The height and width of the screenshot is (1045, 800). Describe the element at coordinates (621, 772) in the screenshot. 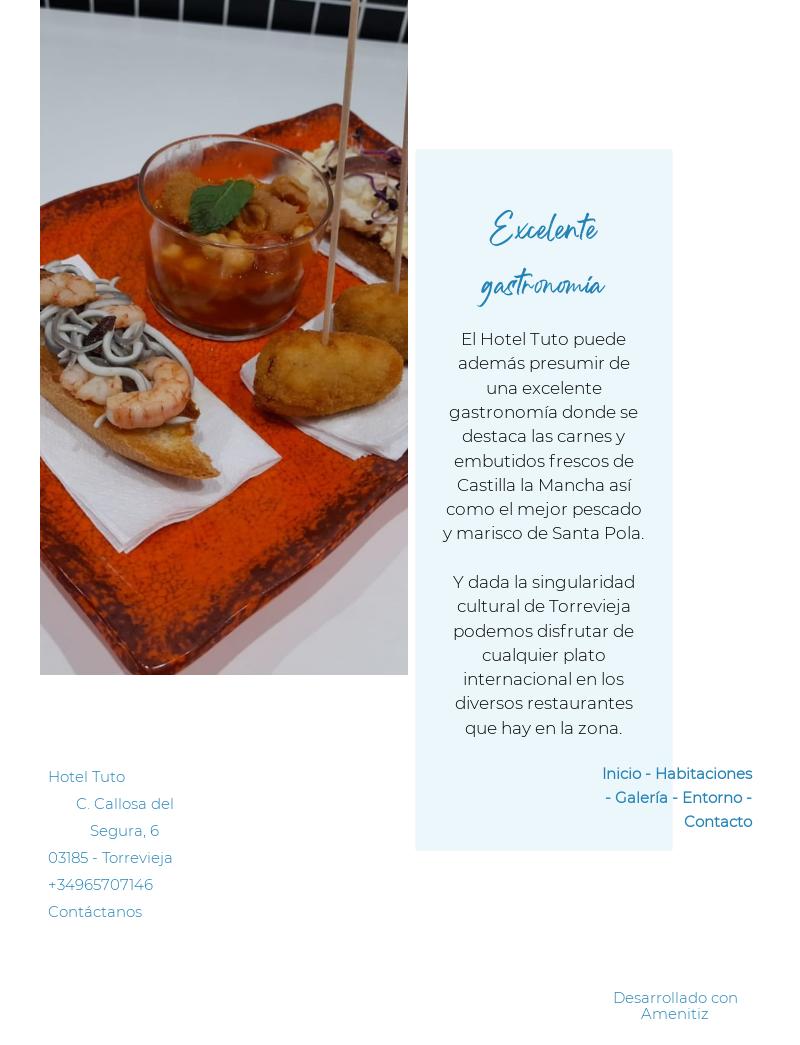

I see `'Inicio'` at that location.